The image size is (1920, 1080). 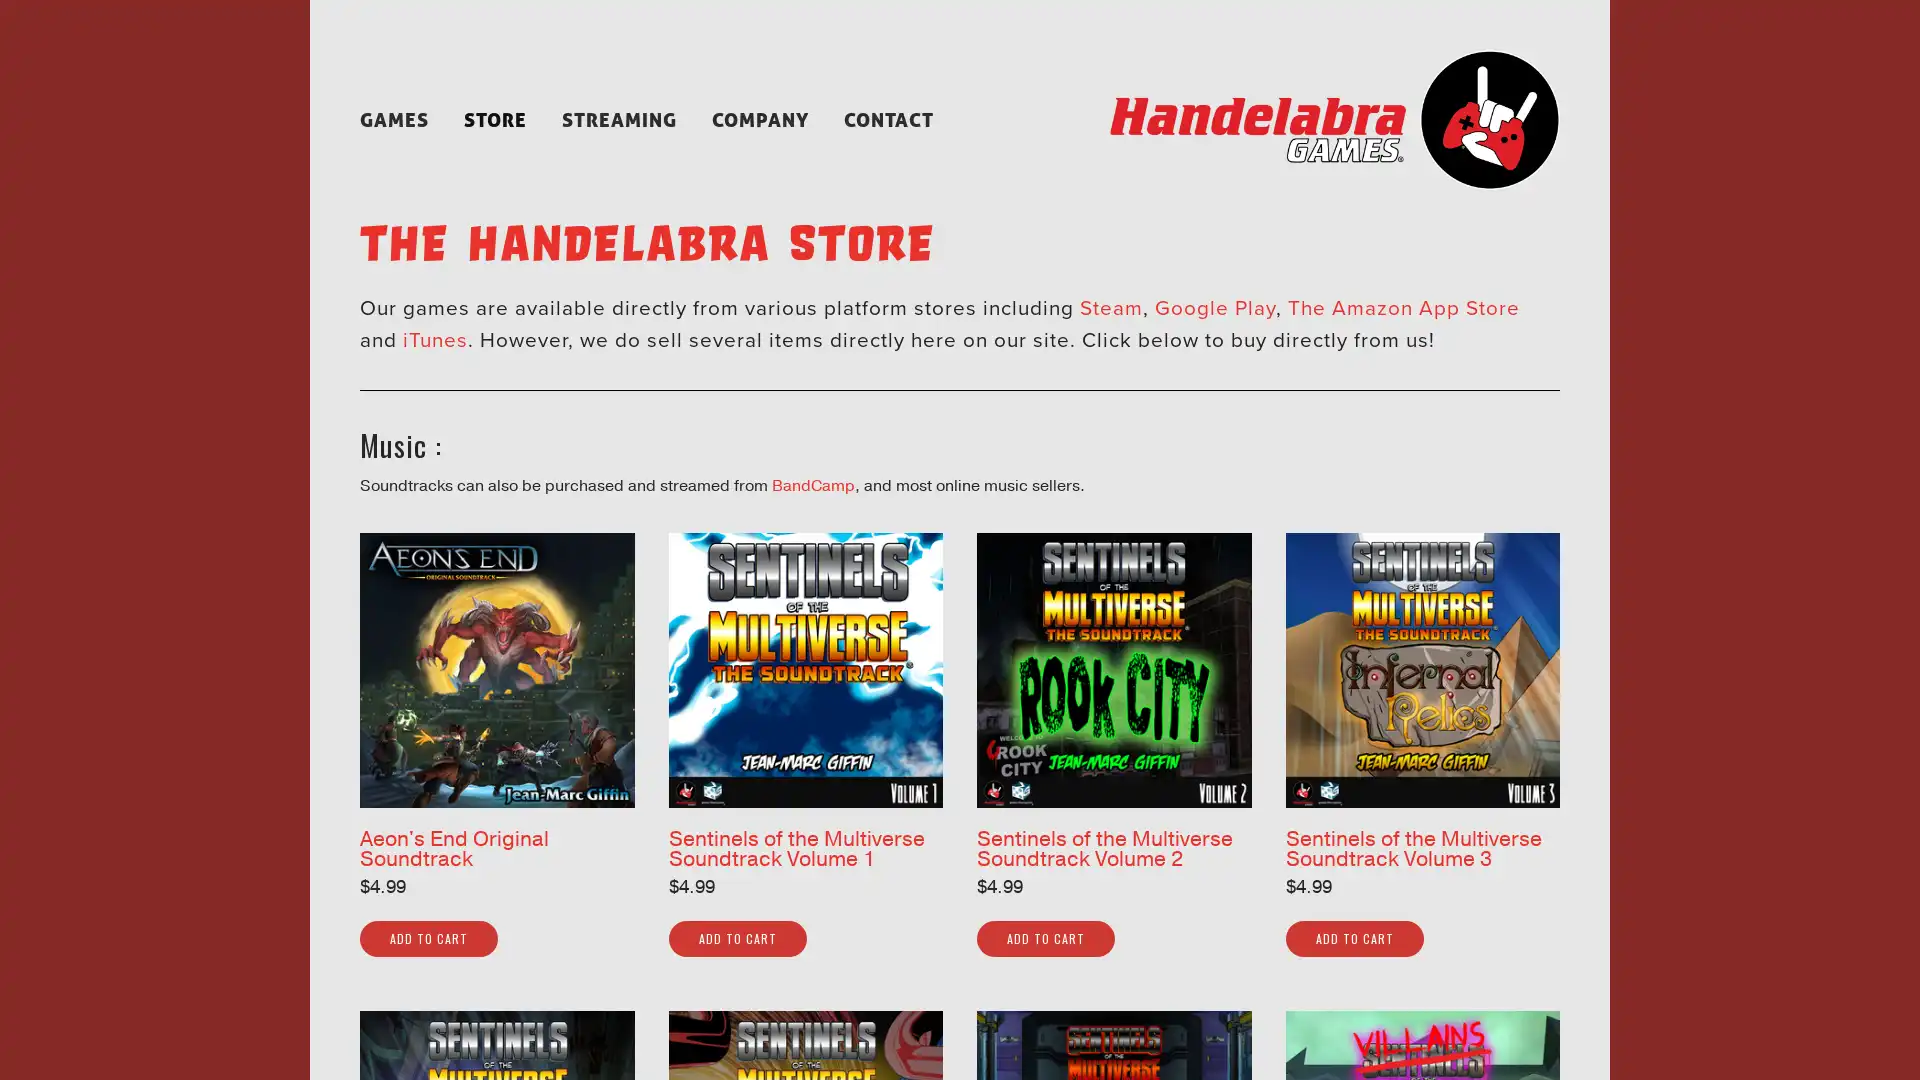 I want to click on ADD TO CART, so click(x=1045, y=937).